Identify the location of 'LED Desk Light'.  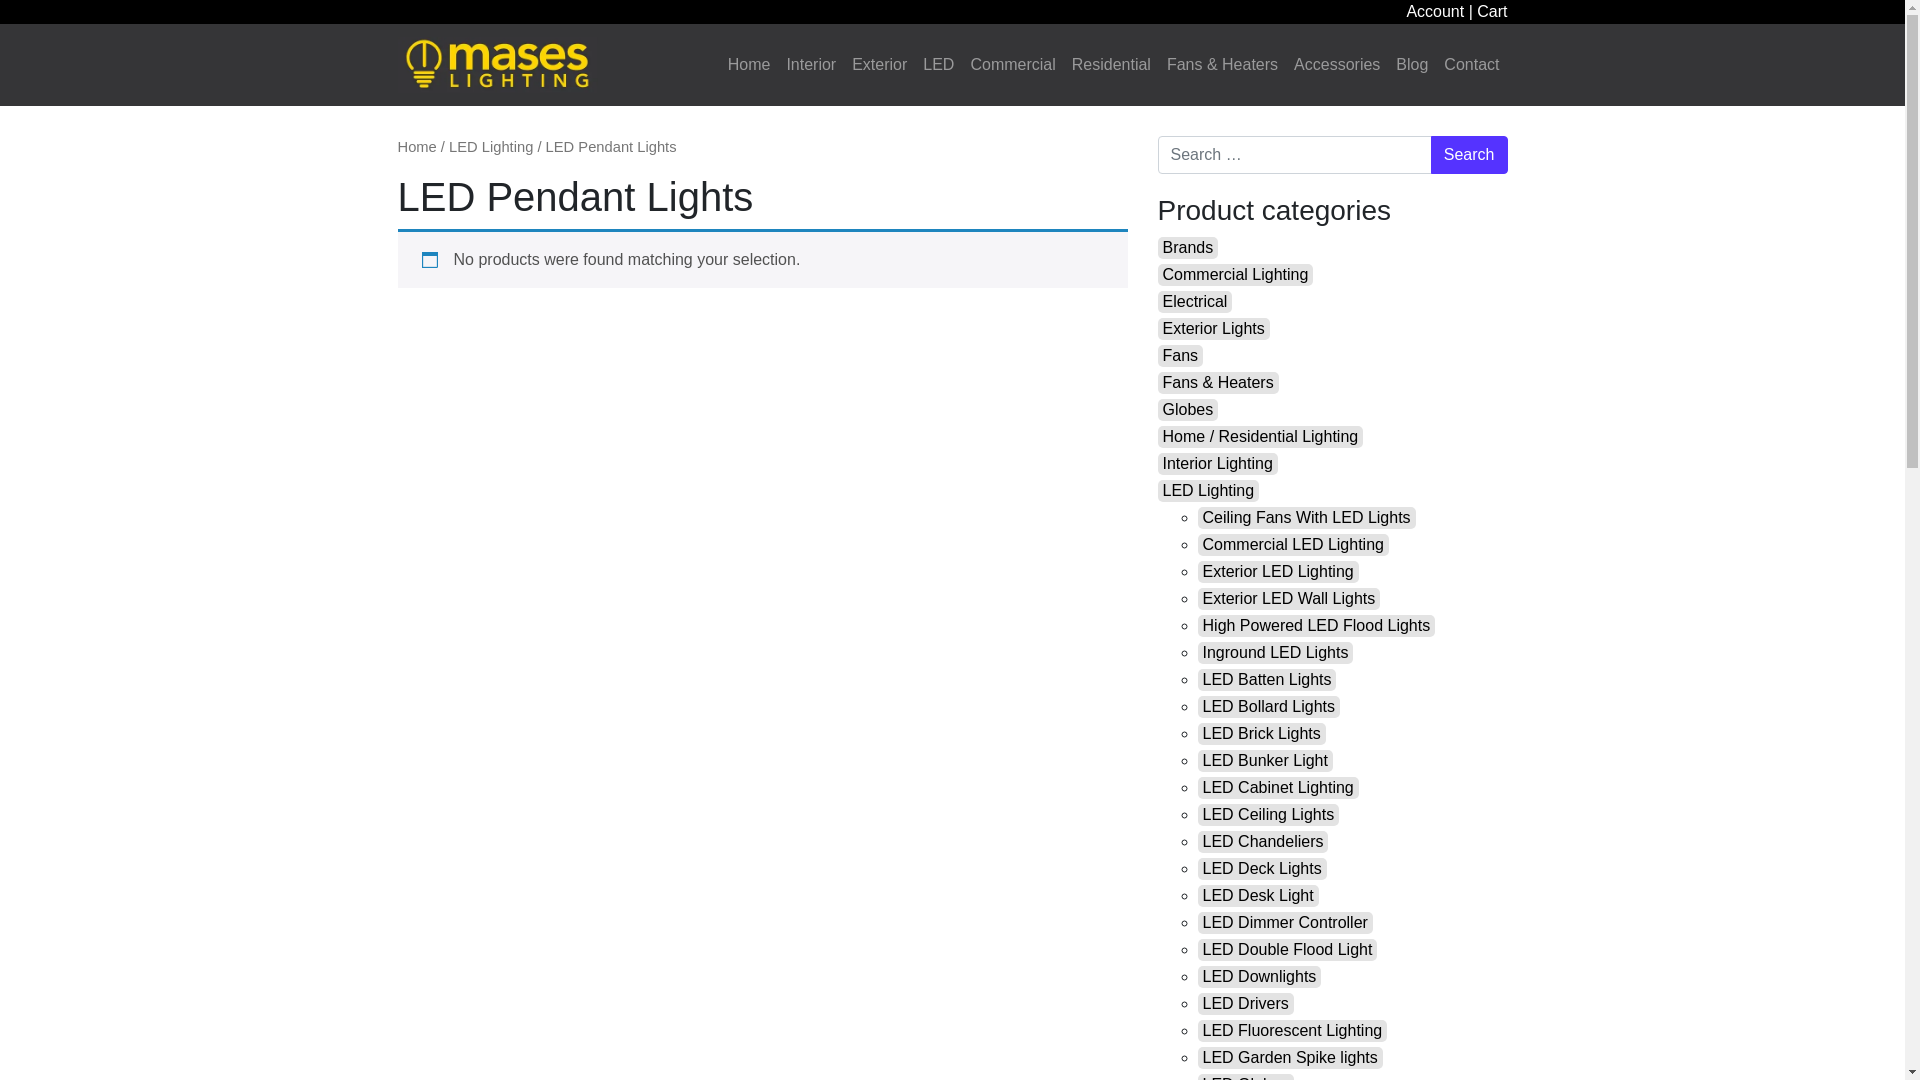
(1257, 894).